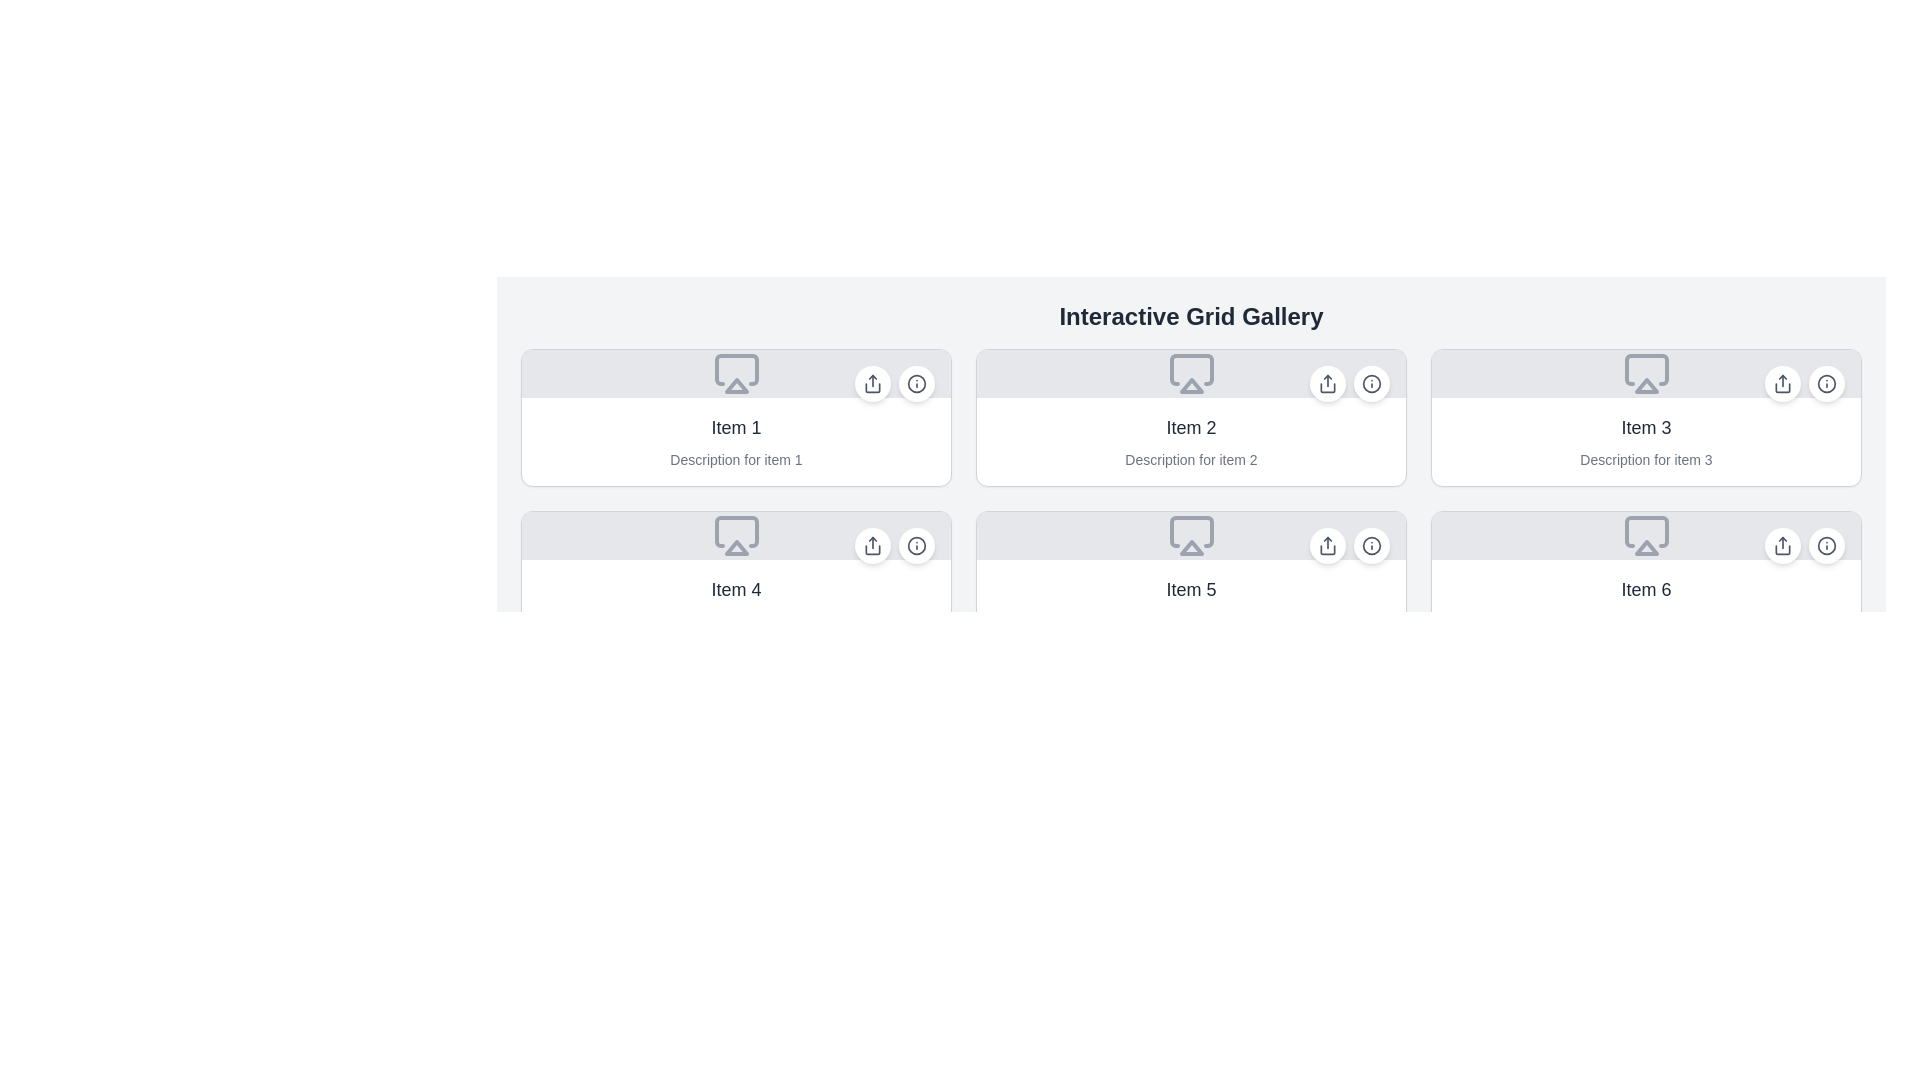  What do you see at coordinates (1782, 546) in the screenshot?
I see `the circular button with a white background and a centered upward arrow icon located at the top-right corner of the 'Item 6' card` at bounding box center [1782, 546].